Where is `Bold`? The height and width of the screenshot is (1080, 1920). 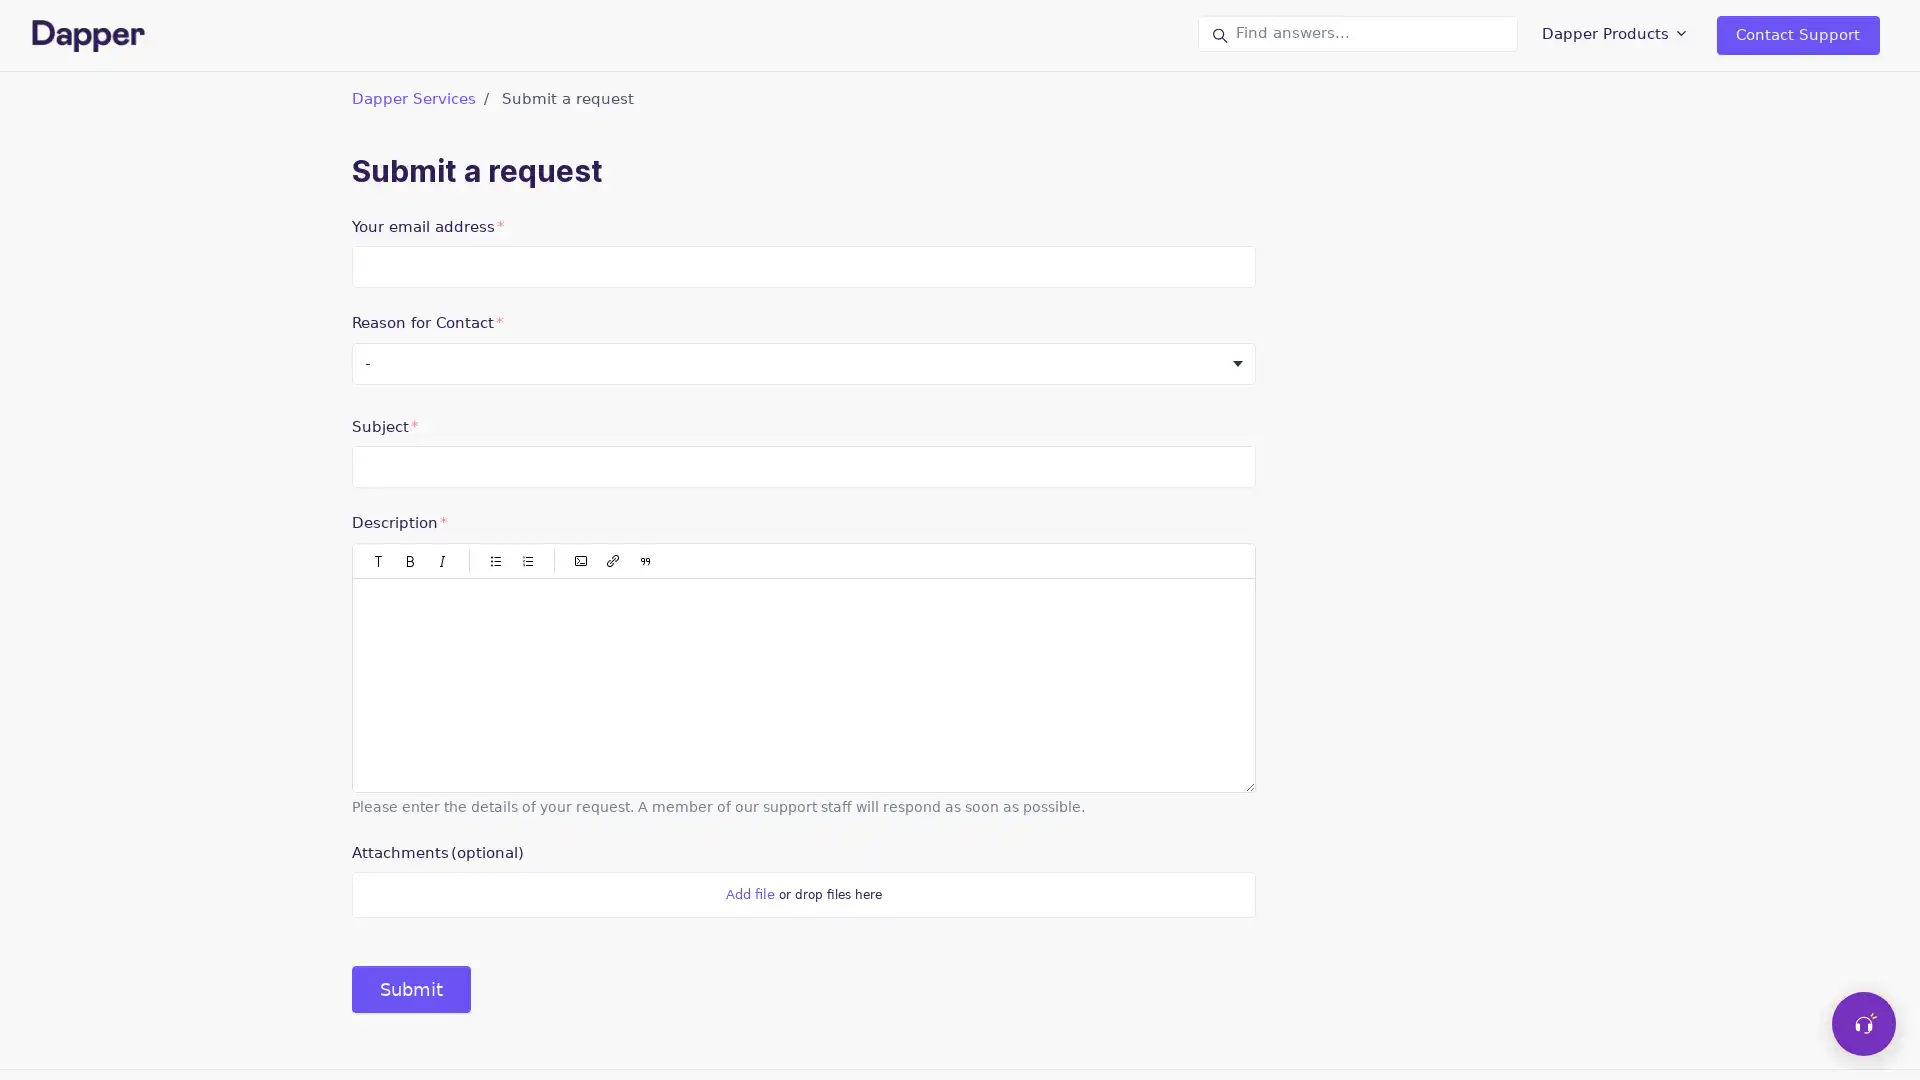 Bold is located at coordinates (410, 560).